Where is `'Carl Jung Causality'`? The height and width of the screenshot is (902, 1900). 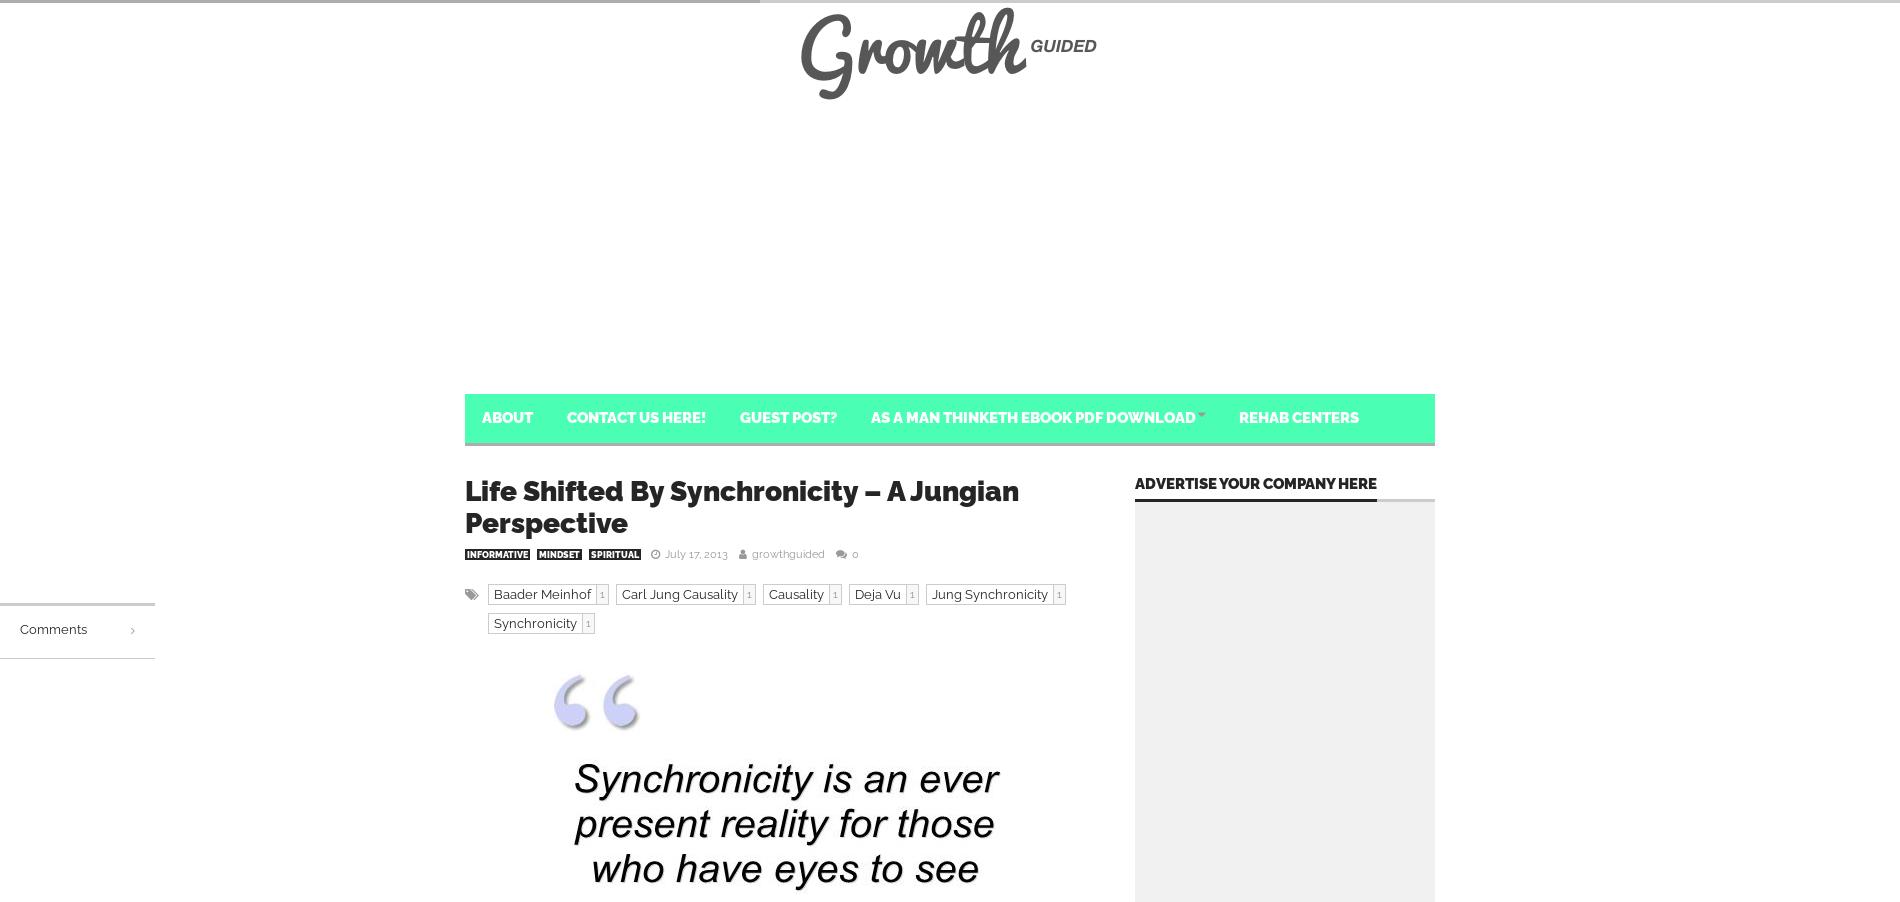 'Carl Jung Causality' is located at coordinates (622, 594).